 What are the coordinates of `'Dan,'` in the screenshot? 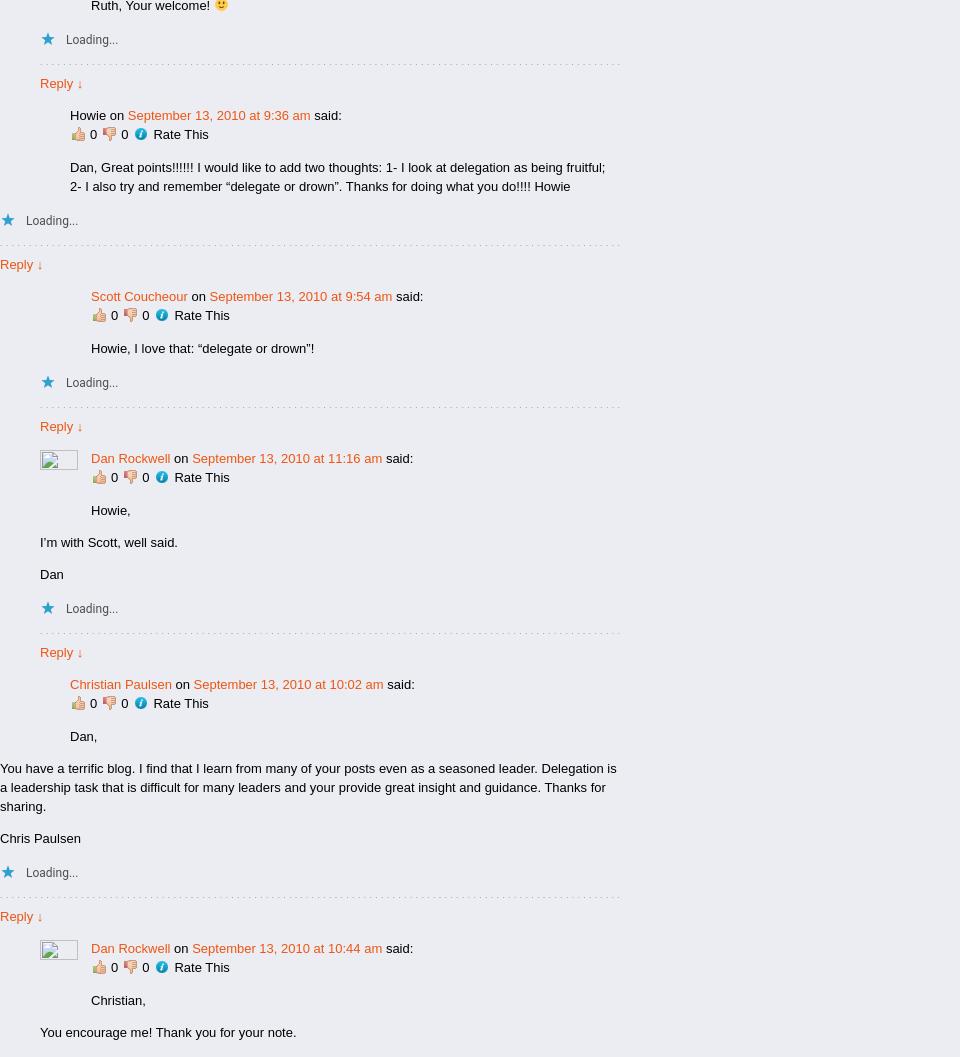 It's located at (83, 734).